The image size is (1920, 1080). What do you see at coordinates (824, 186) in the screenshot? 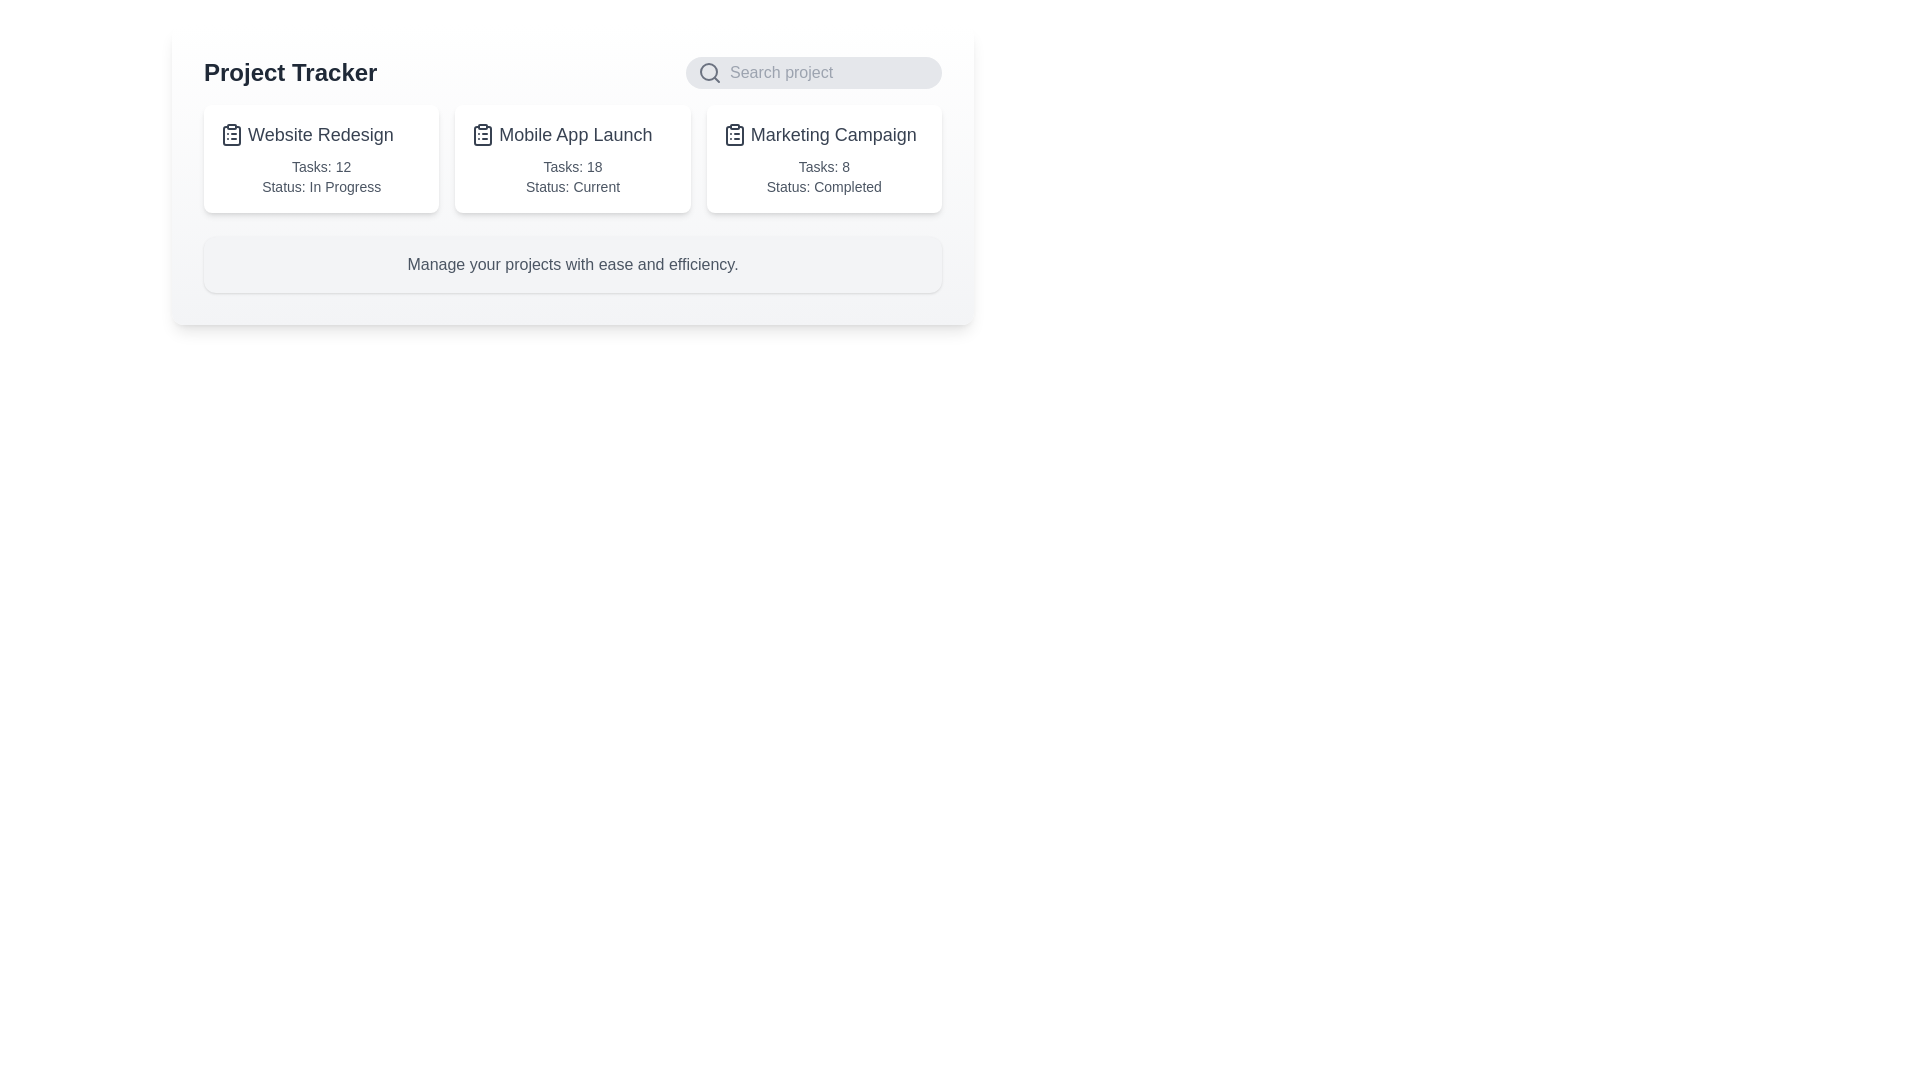
I see `the 'Status: Completed' text label, which is styled with light gray color and is located in the rightmost project card below the 'Tasks: 8' text element` at bounding box center [824, 186].